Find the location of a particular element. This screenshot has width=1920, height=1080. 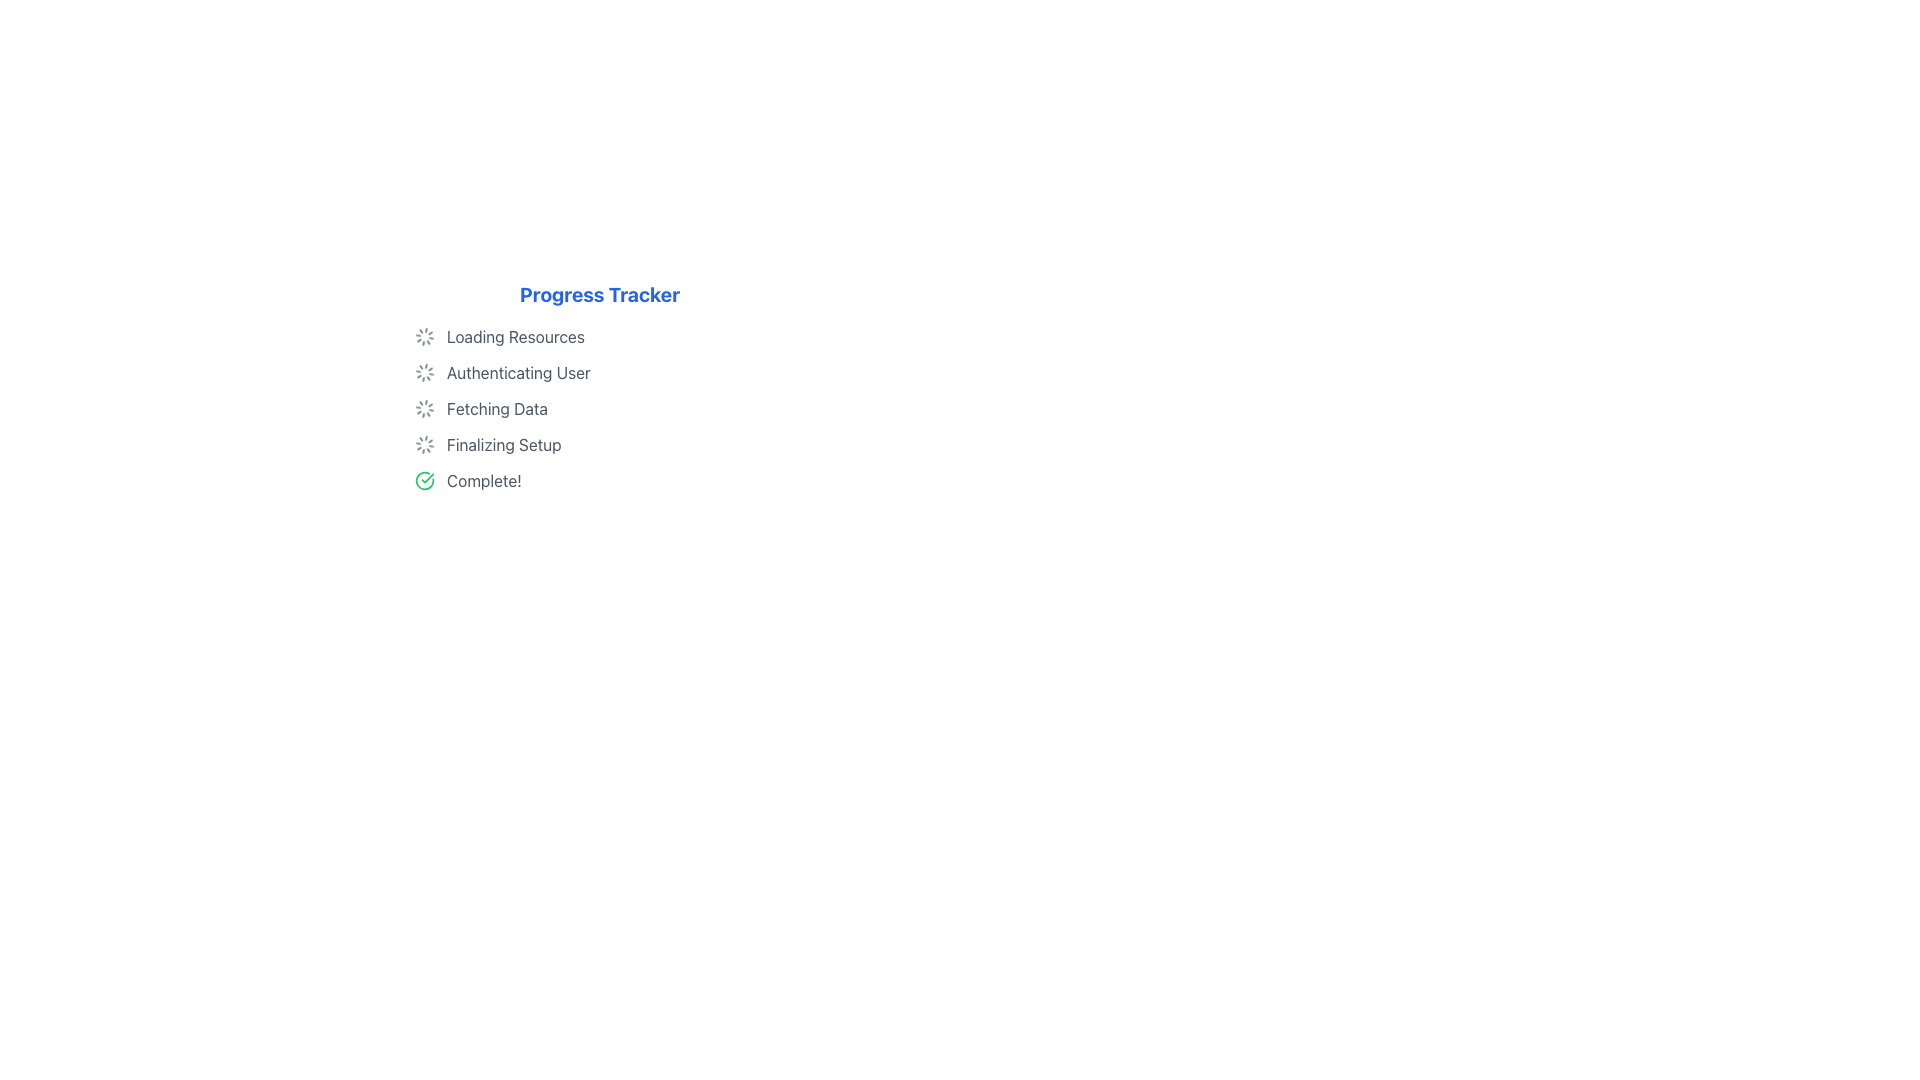

text from the text label that displays 'Finalizing Setup', which is styled in gray and is part of the progress tracking interface is located at coordinates (504, 443).